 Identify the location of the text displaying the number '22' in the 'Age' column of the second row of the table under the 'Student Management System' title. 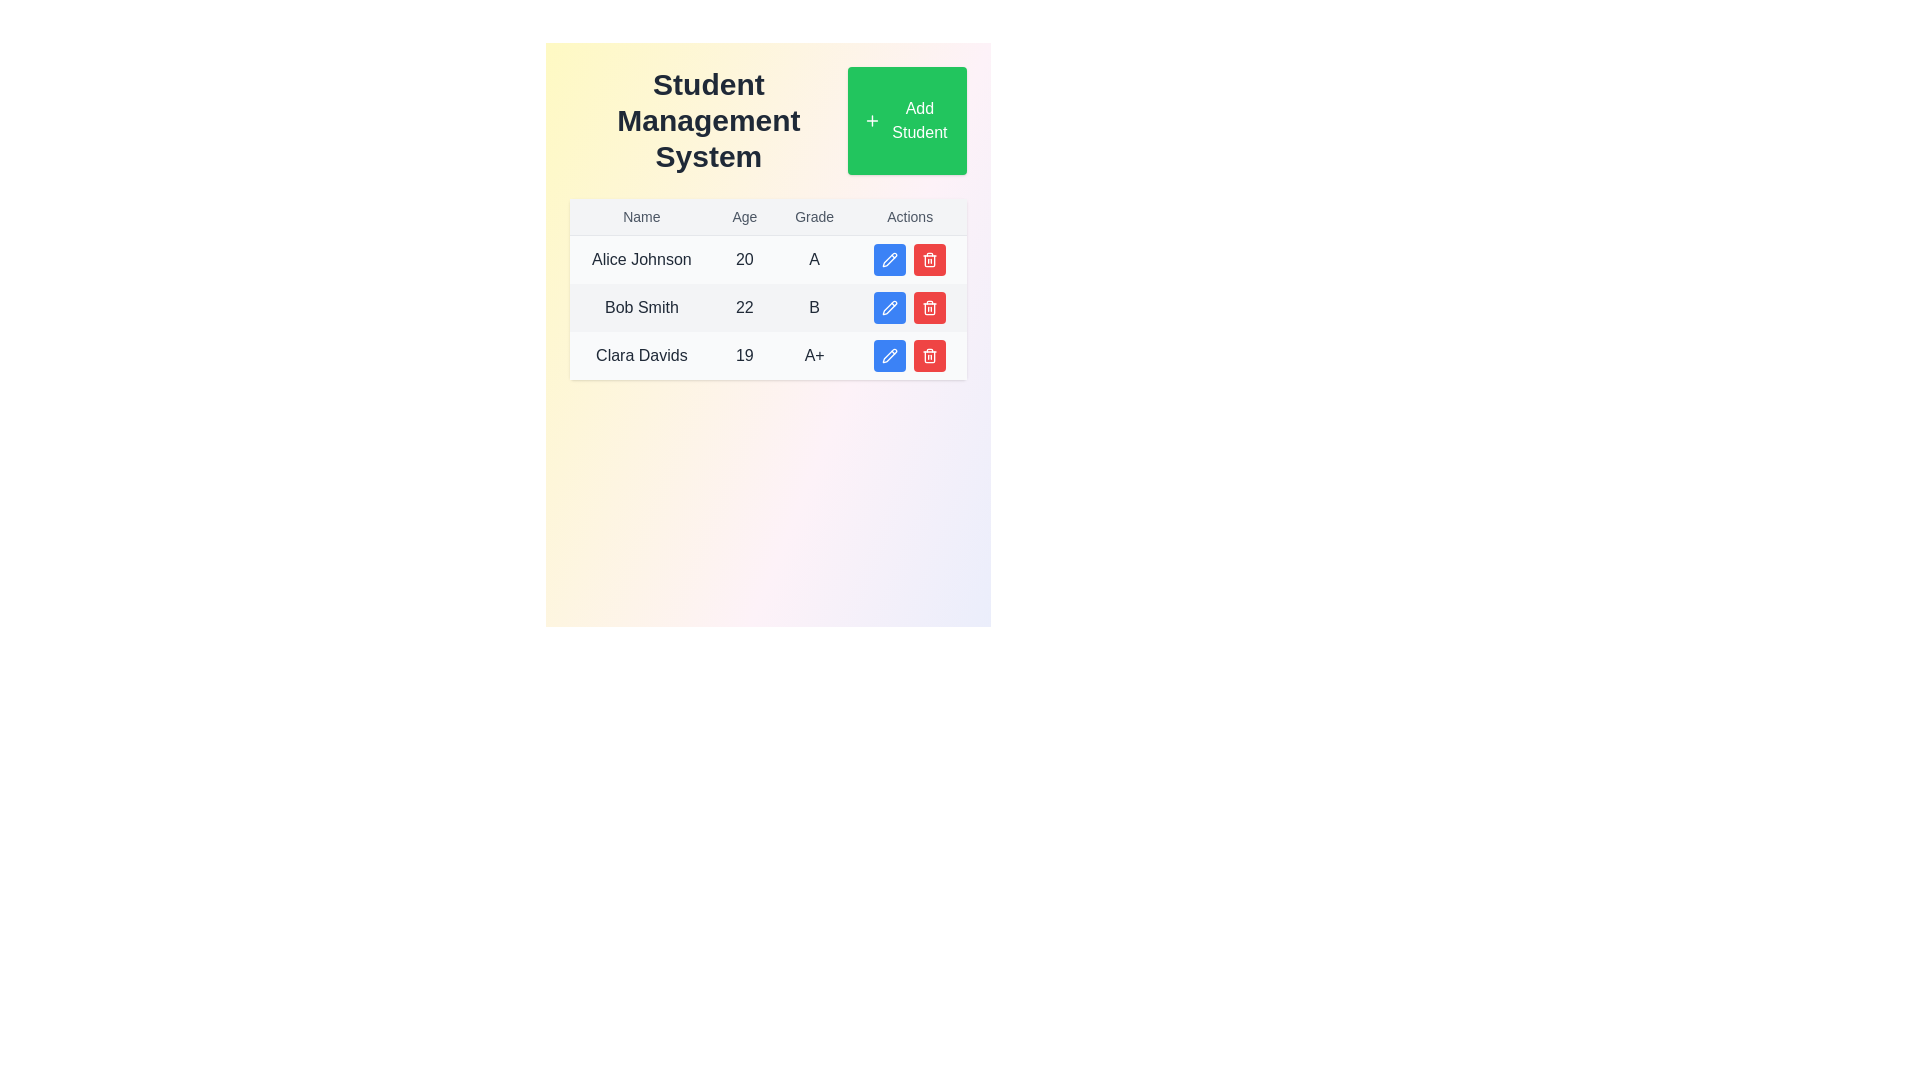
(743, 308).